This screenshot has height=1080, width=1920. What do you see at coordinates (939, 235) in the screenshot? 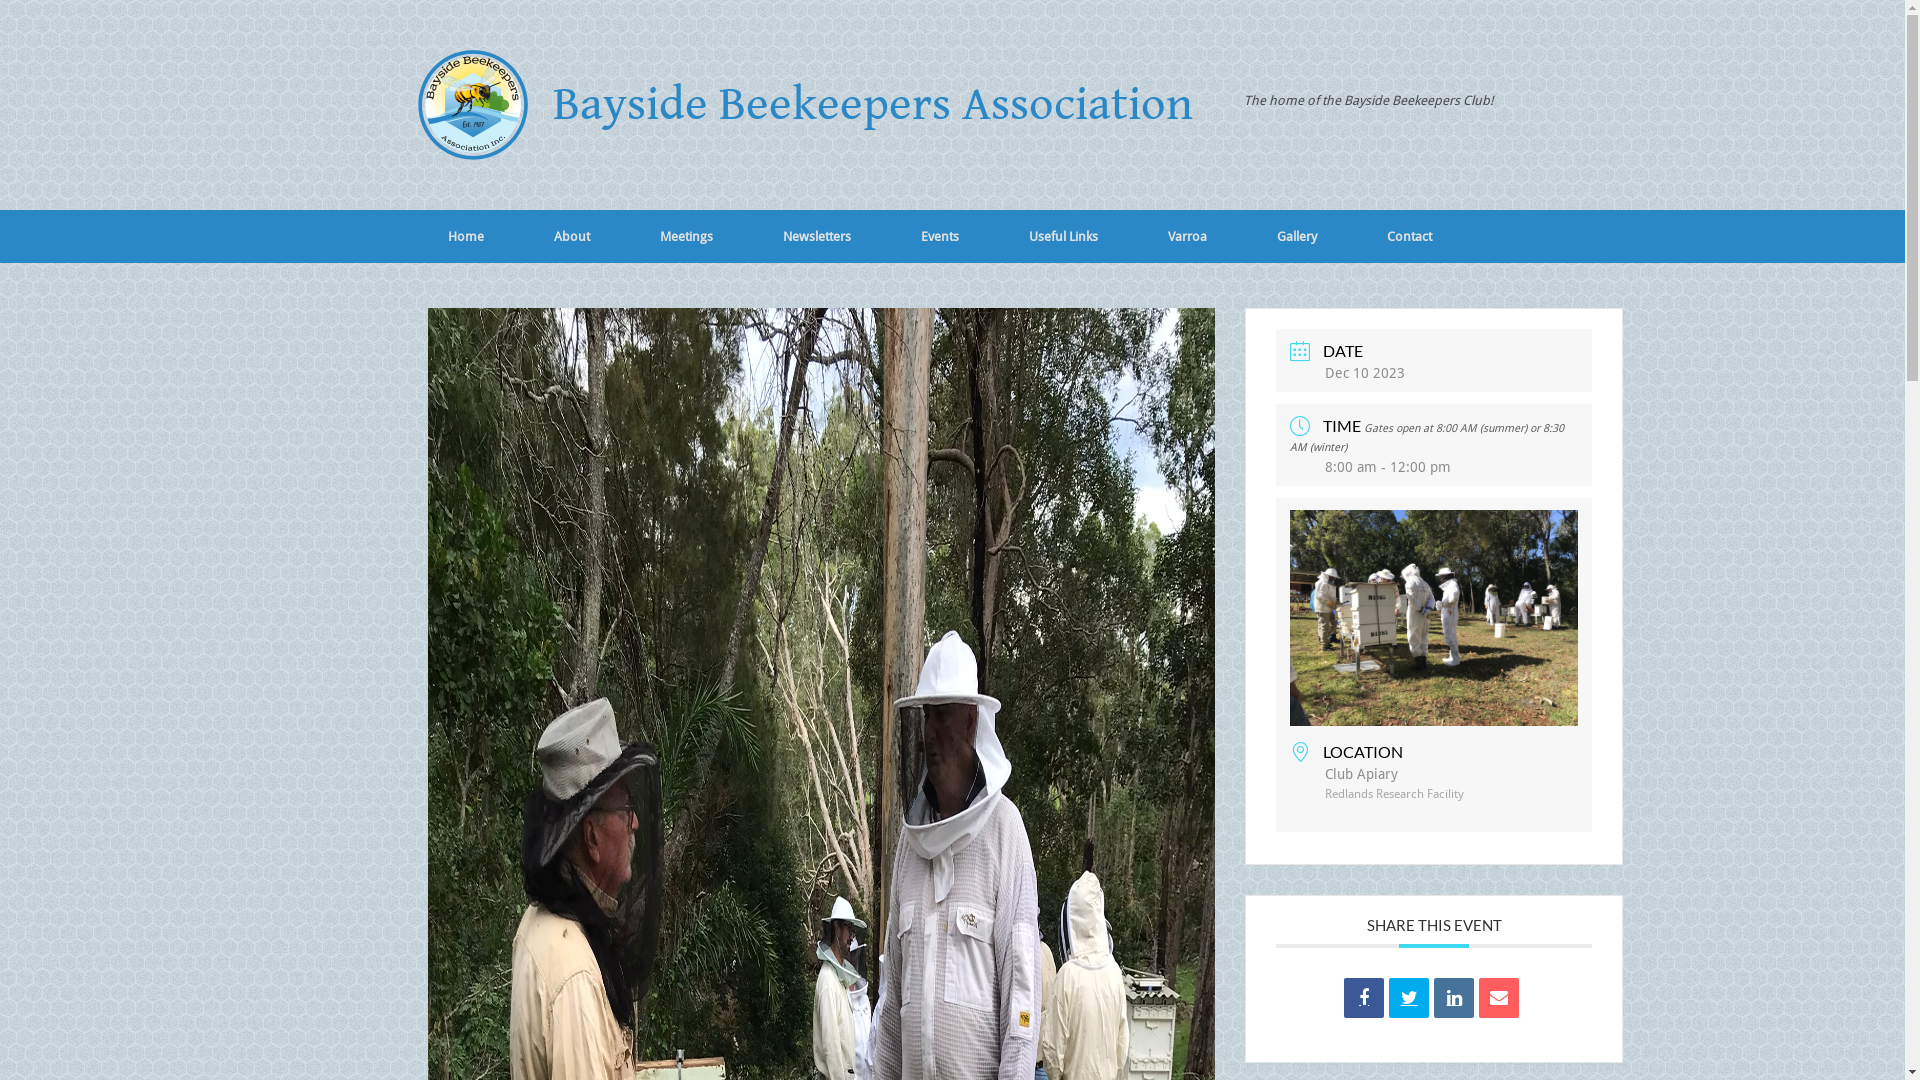
I see `'Events'` at bounding box center [939, 235].